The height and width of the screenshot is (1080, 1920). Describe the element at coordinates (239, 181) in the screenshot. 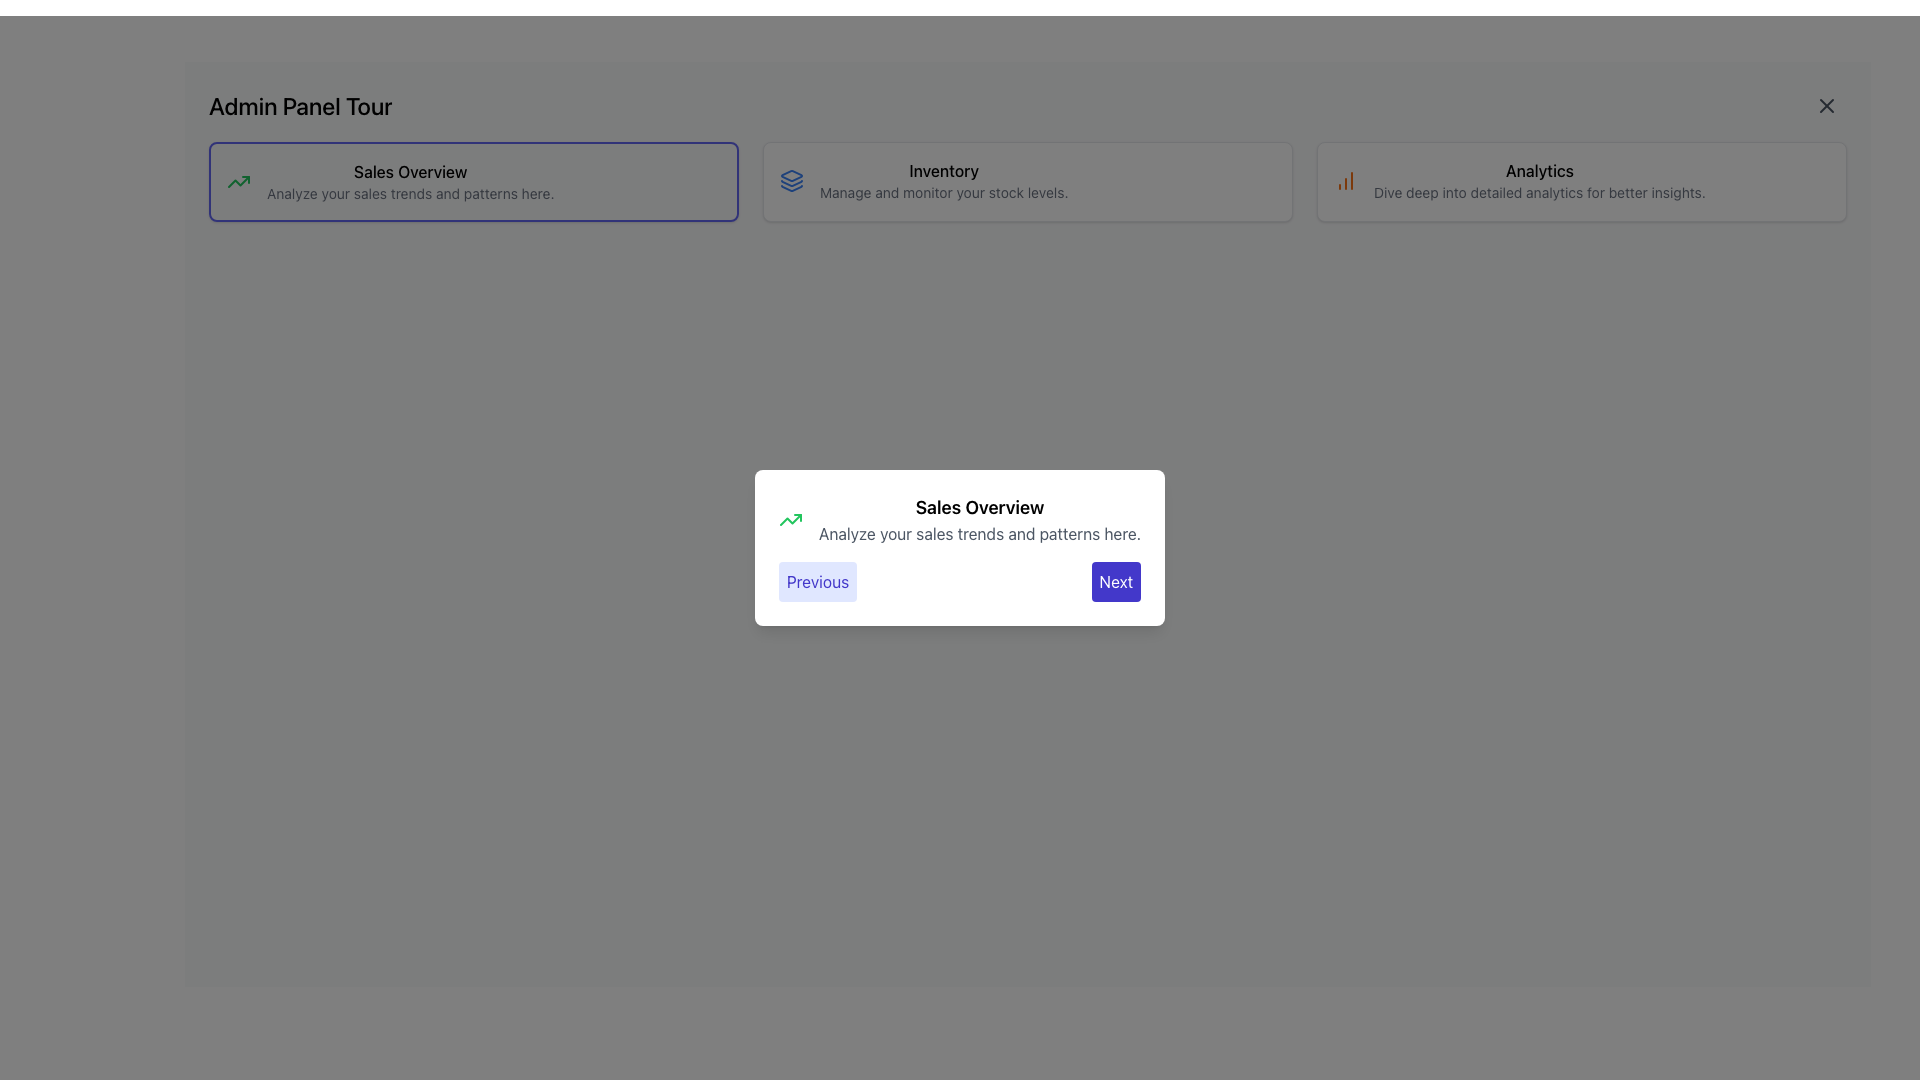

I see `the small, green, upward-trending arrow icon located on the left side of the Sales Overview section in the Admin Panel Tour` at that location.